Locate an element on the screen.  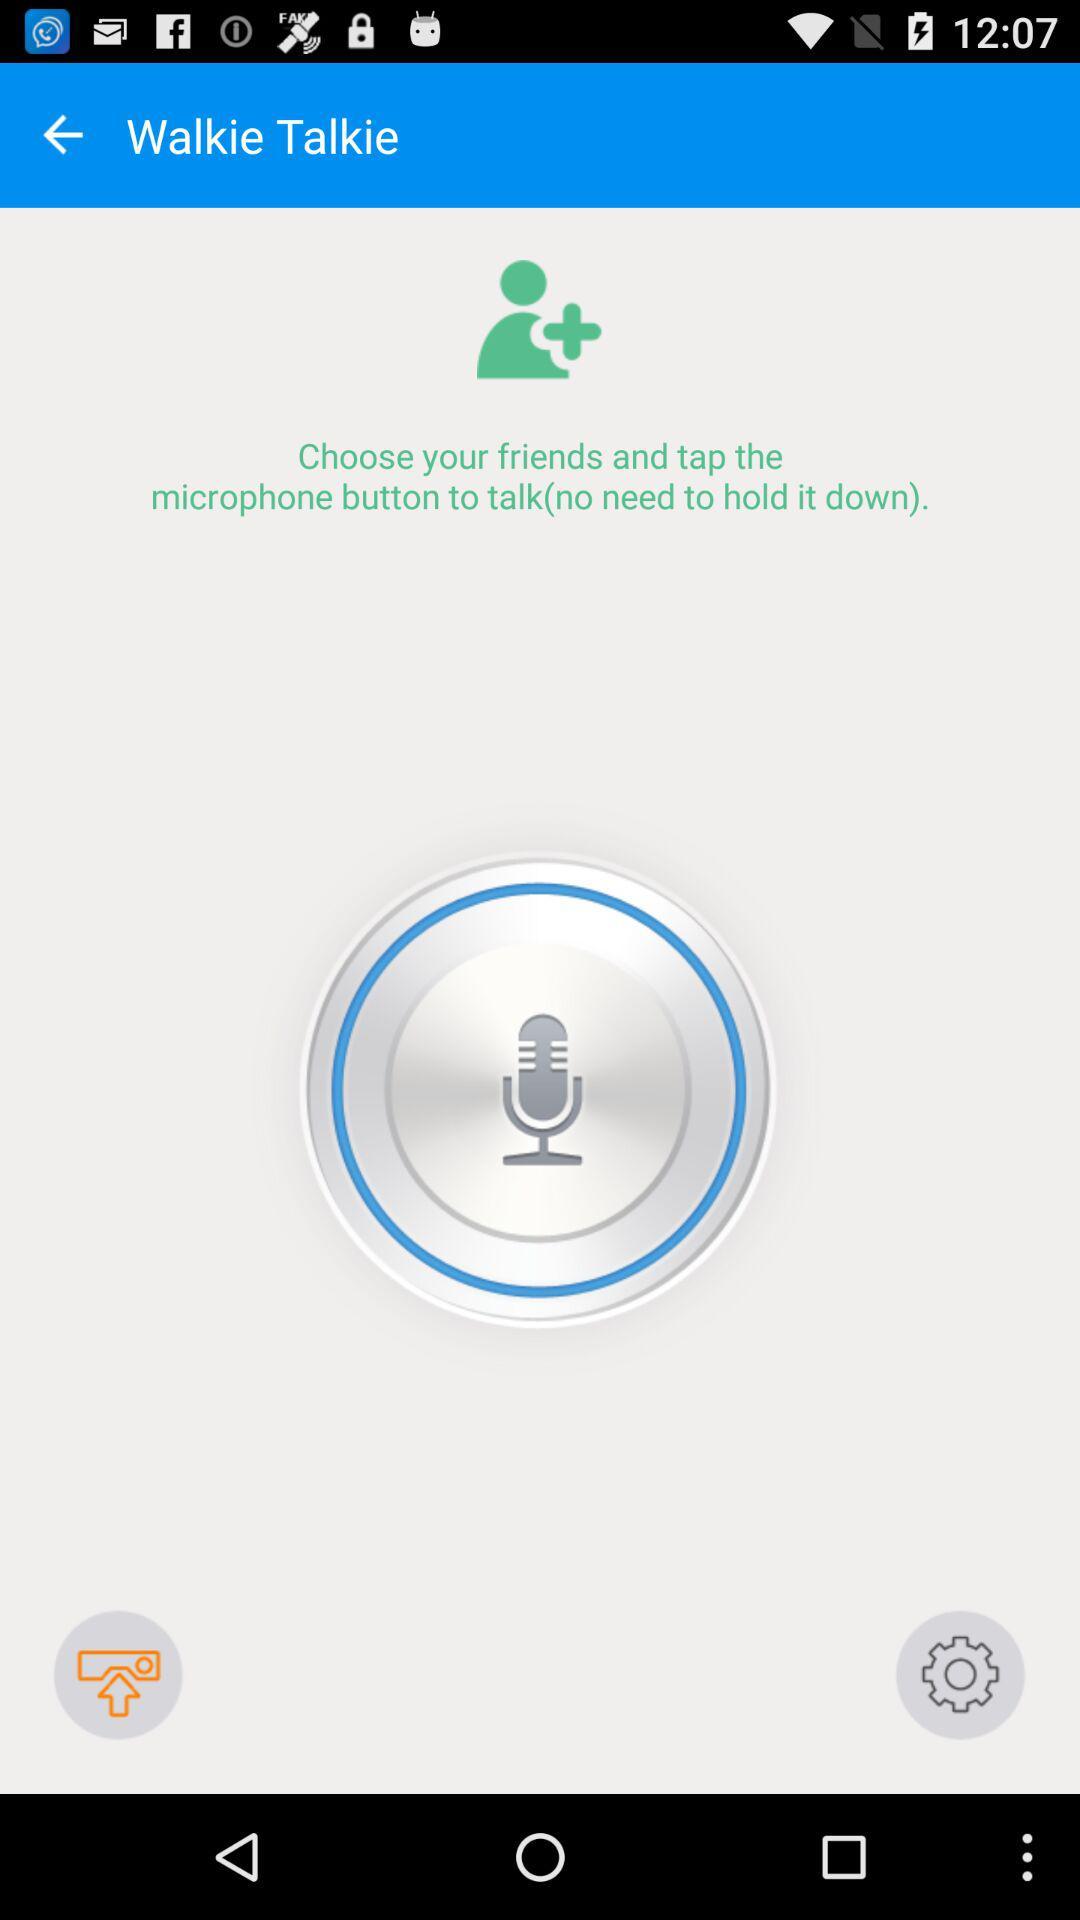
record voice is located at coordinates (538, 1089).